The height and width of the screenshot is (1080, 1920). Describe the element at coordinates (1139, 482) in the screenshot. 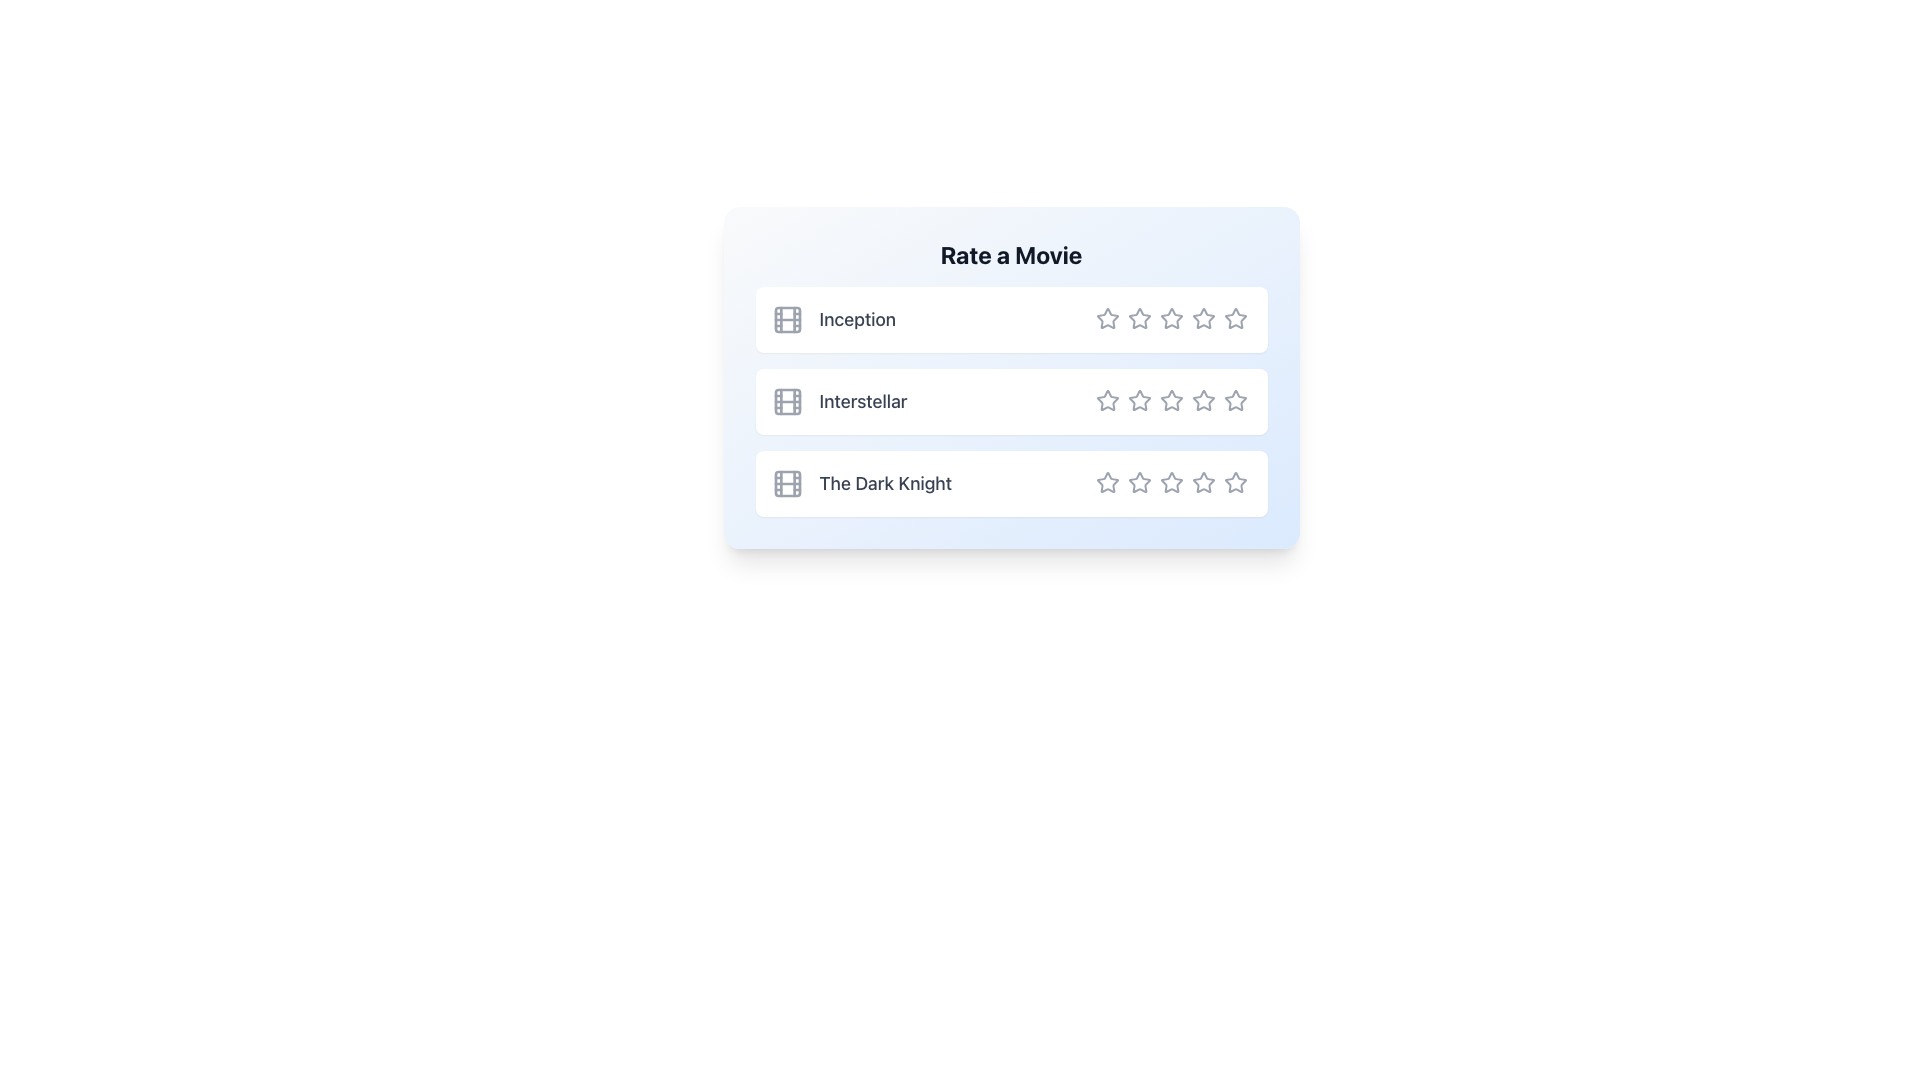

I see `the second star in the third row of the movie rating section` at that location.